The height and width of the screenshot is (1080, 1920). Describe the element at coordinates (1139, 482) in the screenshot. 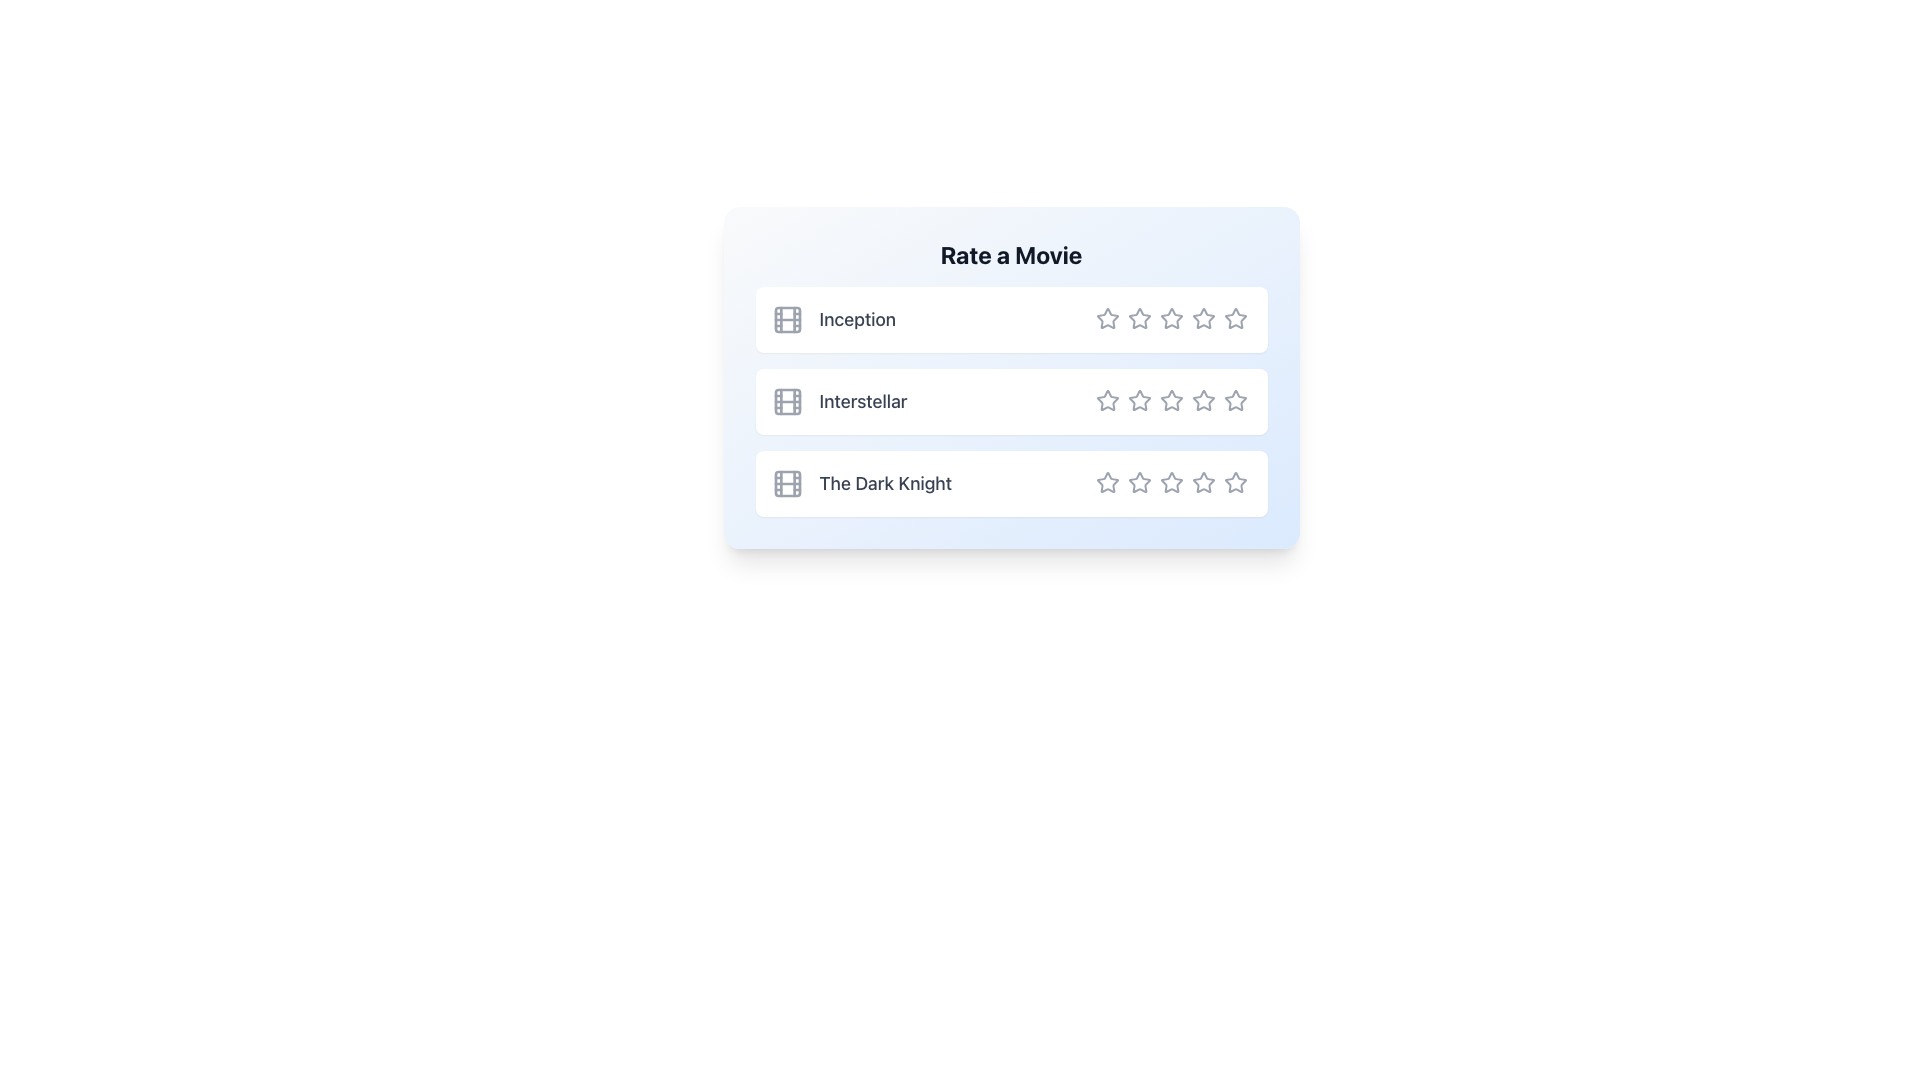

I see `the second star in the third row of the movie rating section` at that location.